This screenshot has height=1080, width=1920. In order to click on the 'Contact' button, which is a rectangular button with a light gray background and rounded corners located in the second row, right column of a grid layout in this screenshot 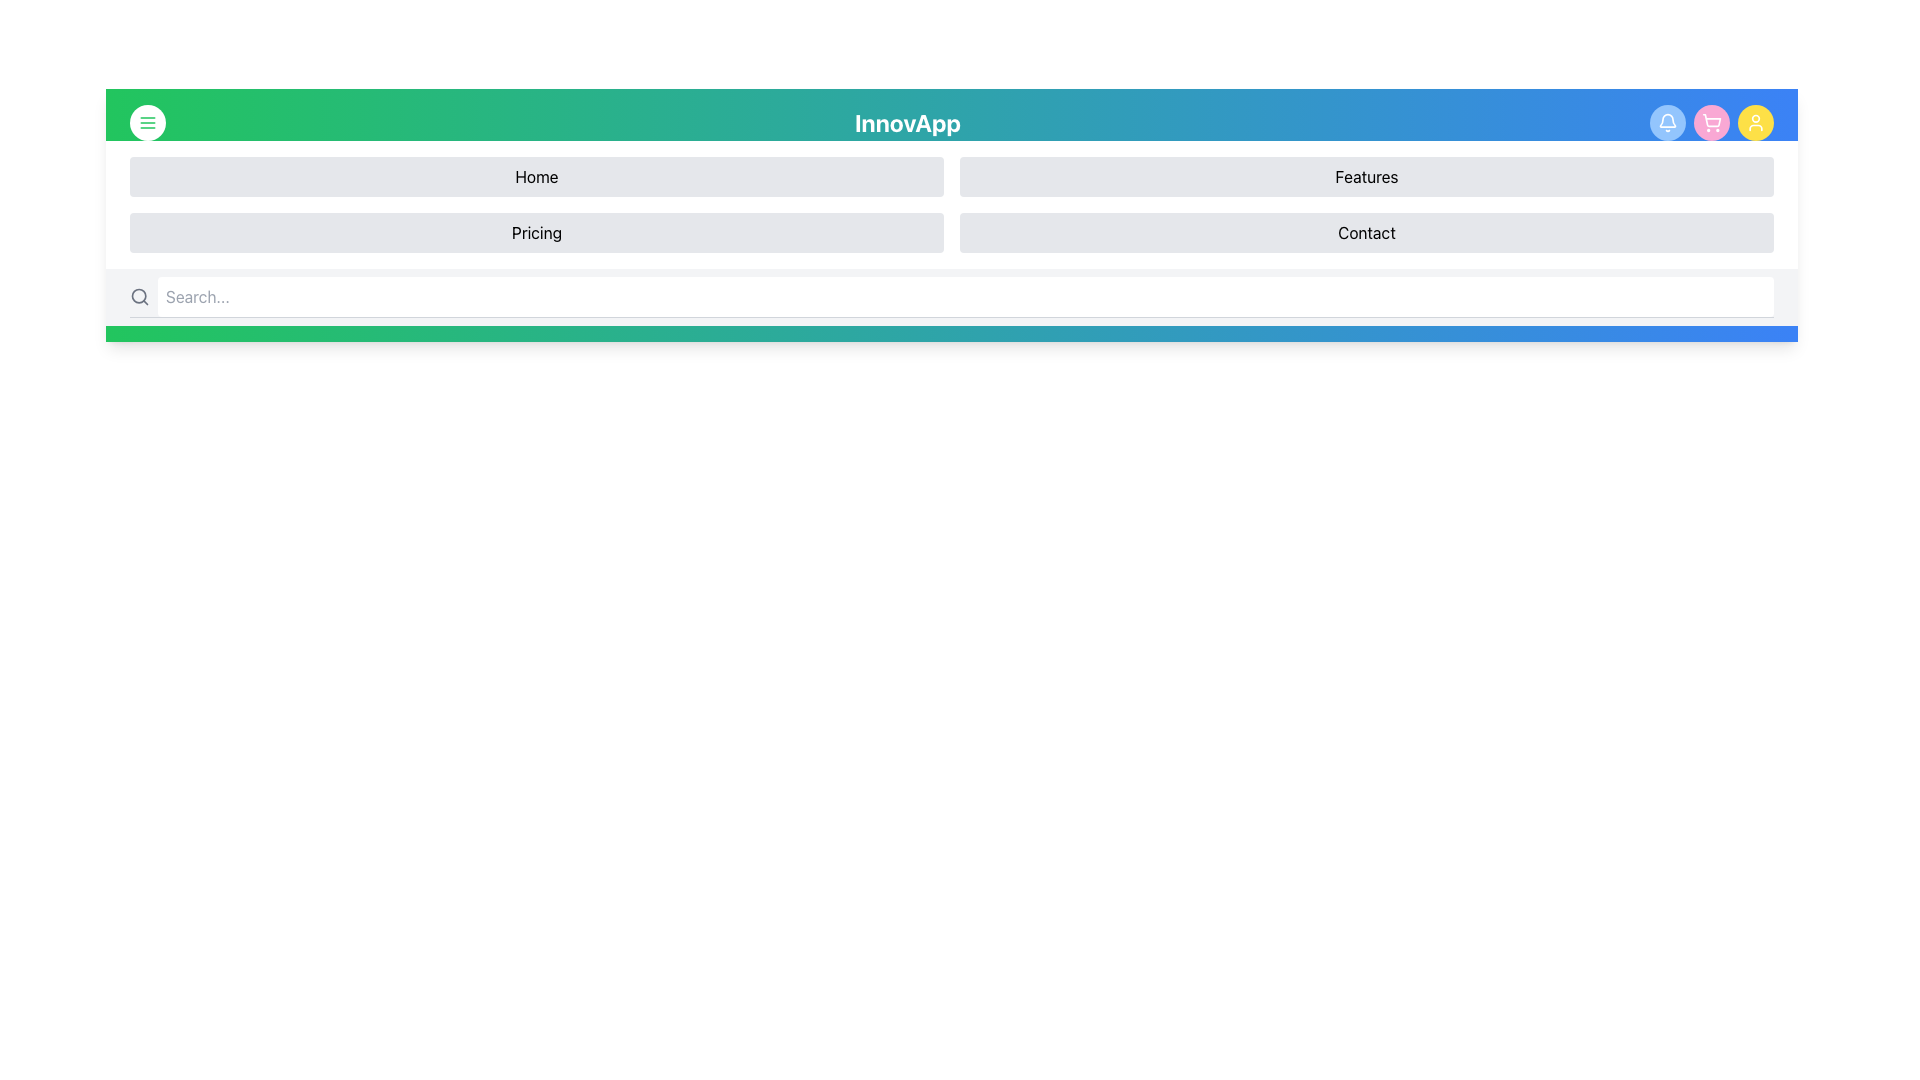, I will do `click(1366, 231)`.